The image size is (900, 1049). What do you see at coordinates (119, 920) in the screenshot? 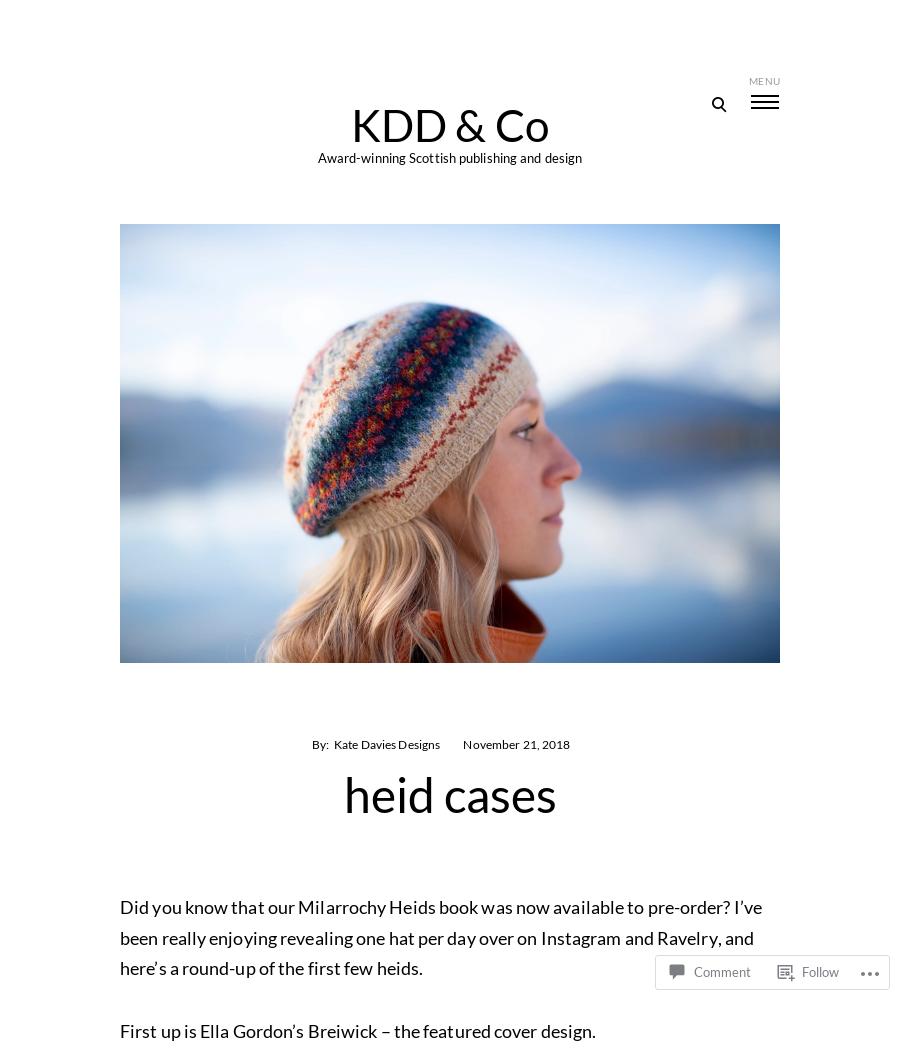
I see `'I’ve been really enjoying revealing one hat per day over on'` at bounding box center [119, 920].